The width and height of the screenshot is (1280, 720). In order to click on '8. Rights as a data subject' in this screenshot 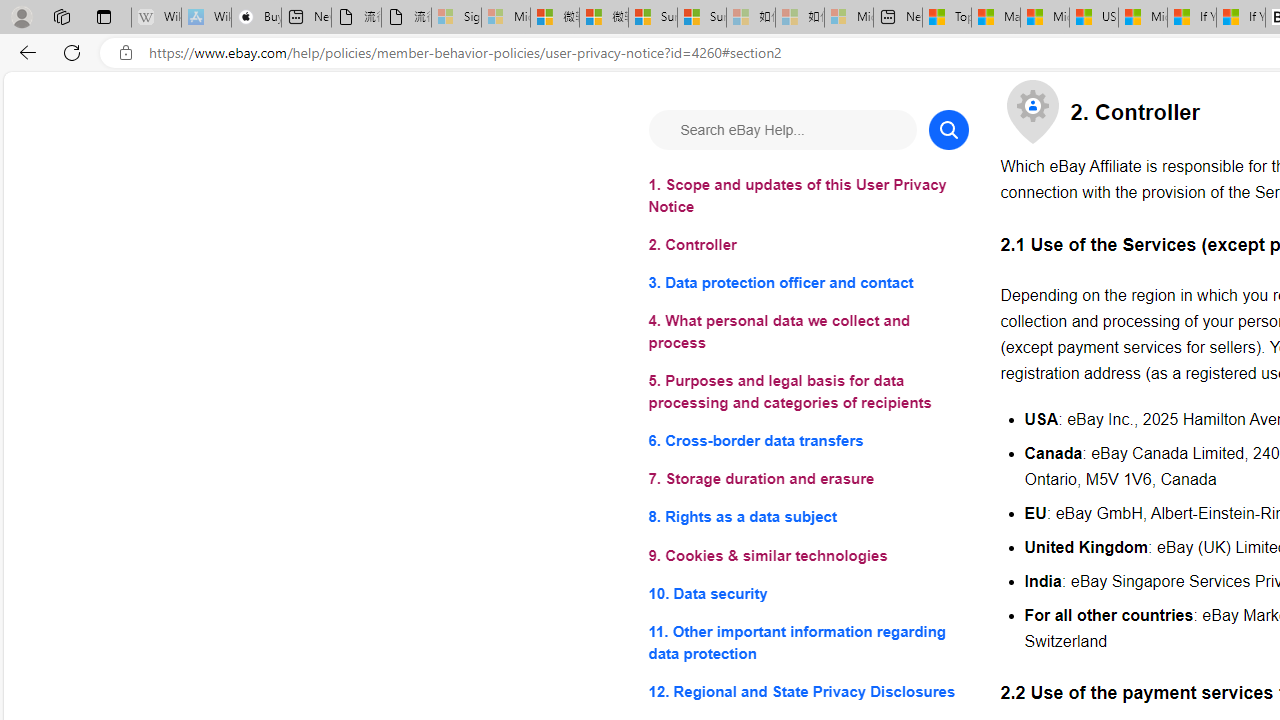, I will do `click(808, 516)`.